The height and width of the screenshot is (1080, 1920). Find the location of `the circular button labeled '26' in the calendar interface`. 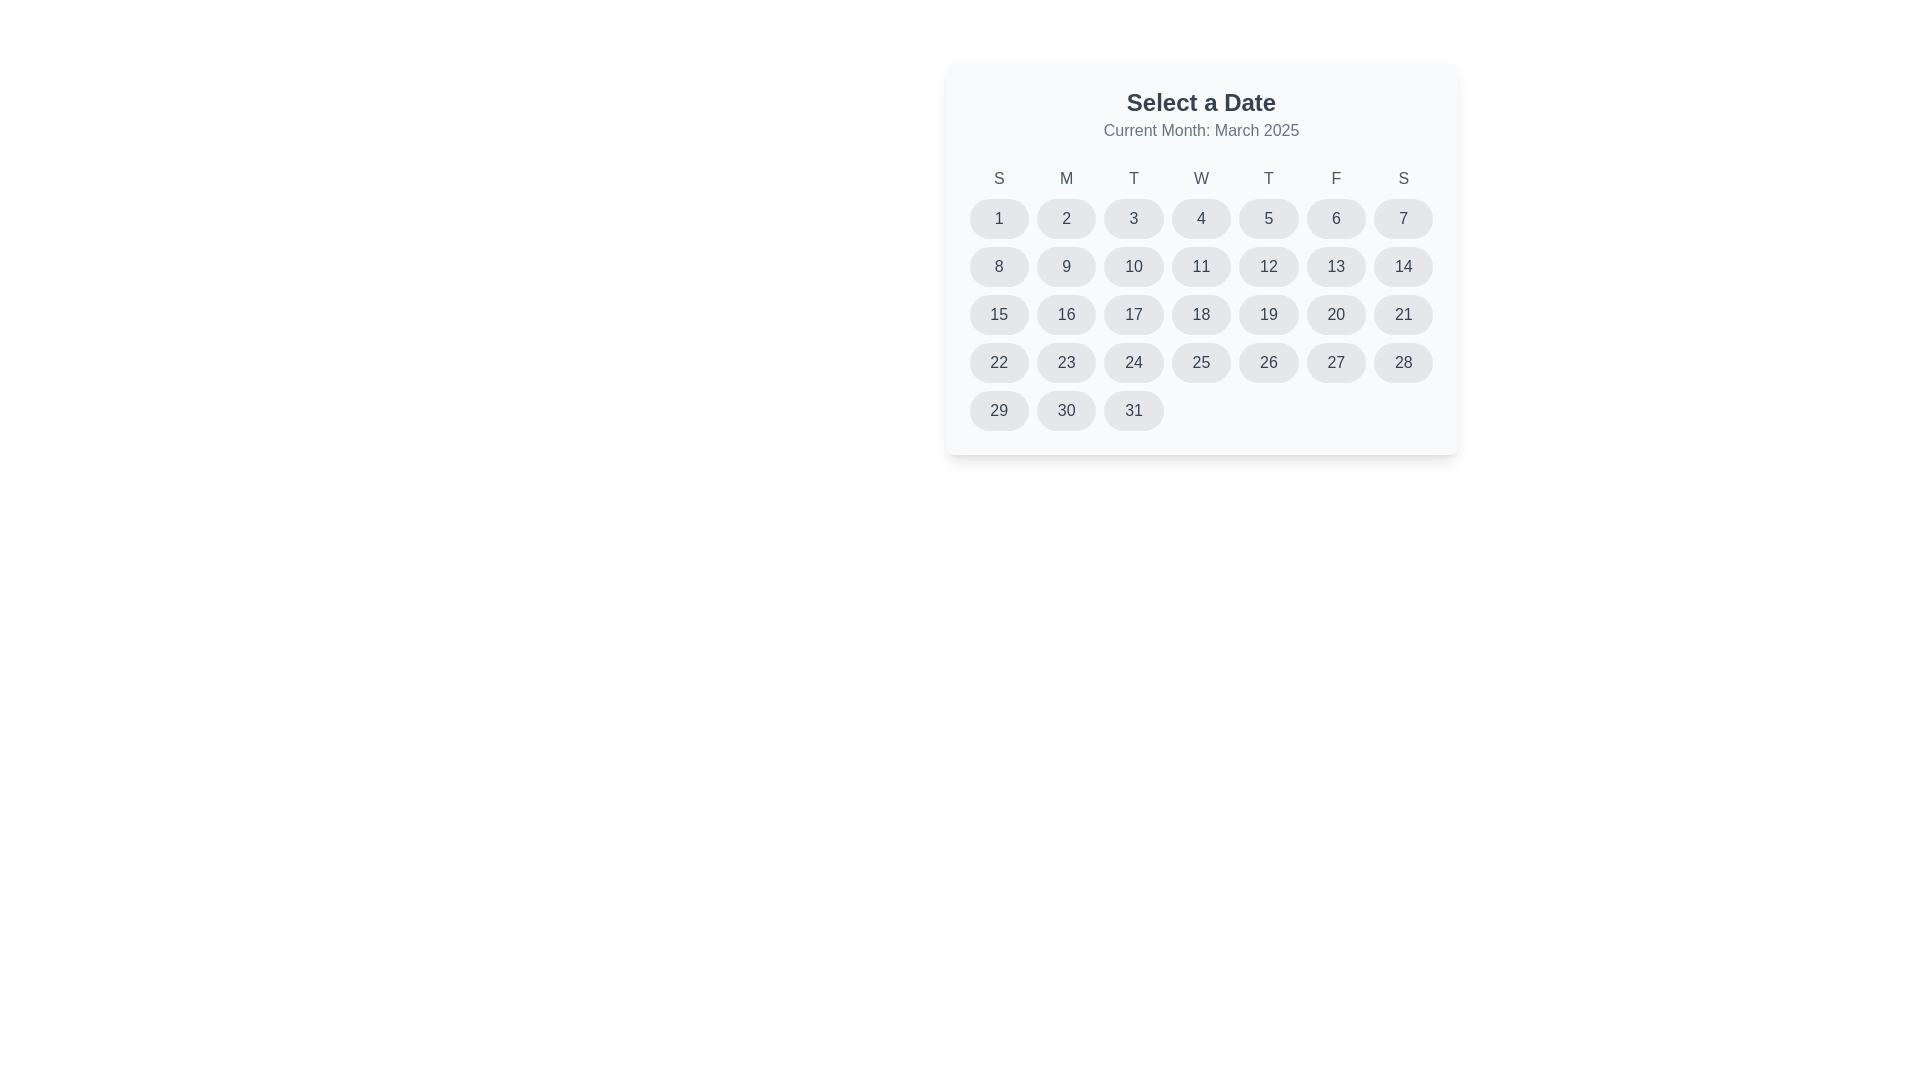

the circular button labeled '26' in the calendar interface is located at coordinates (1267, 362).